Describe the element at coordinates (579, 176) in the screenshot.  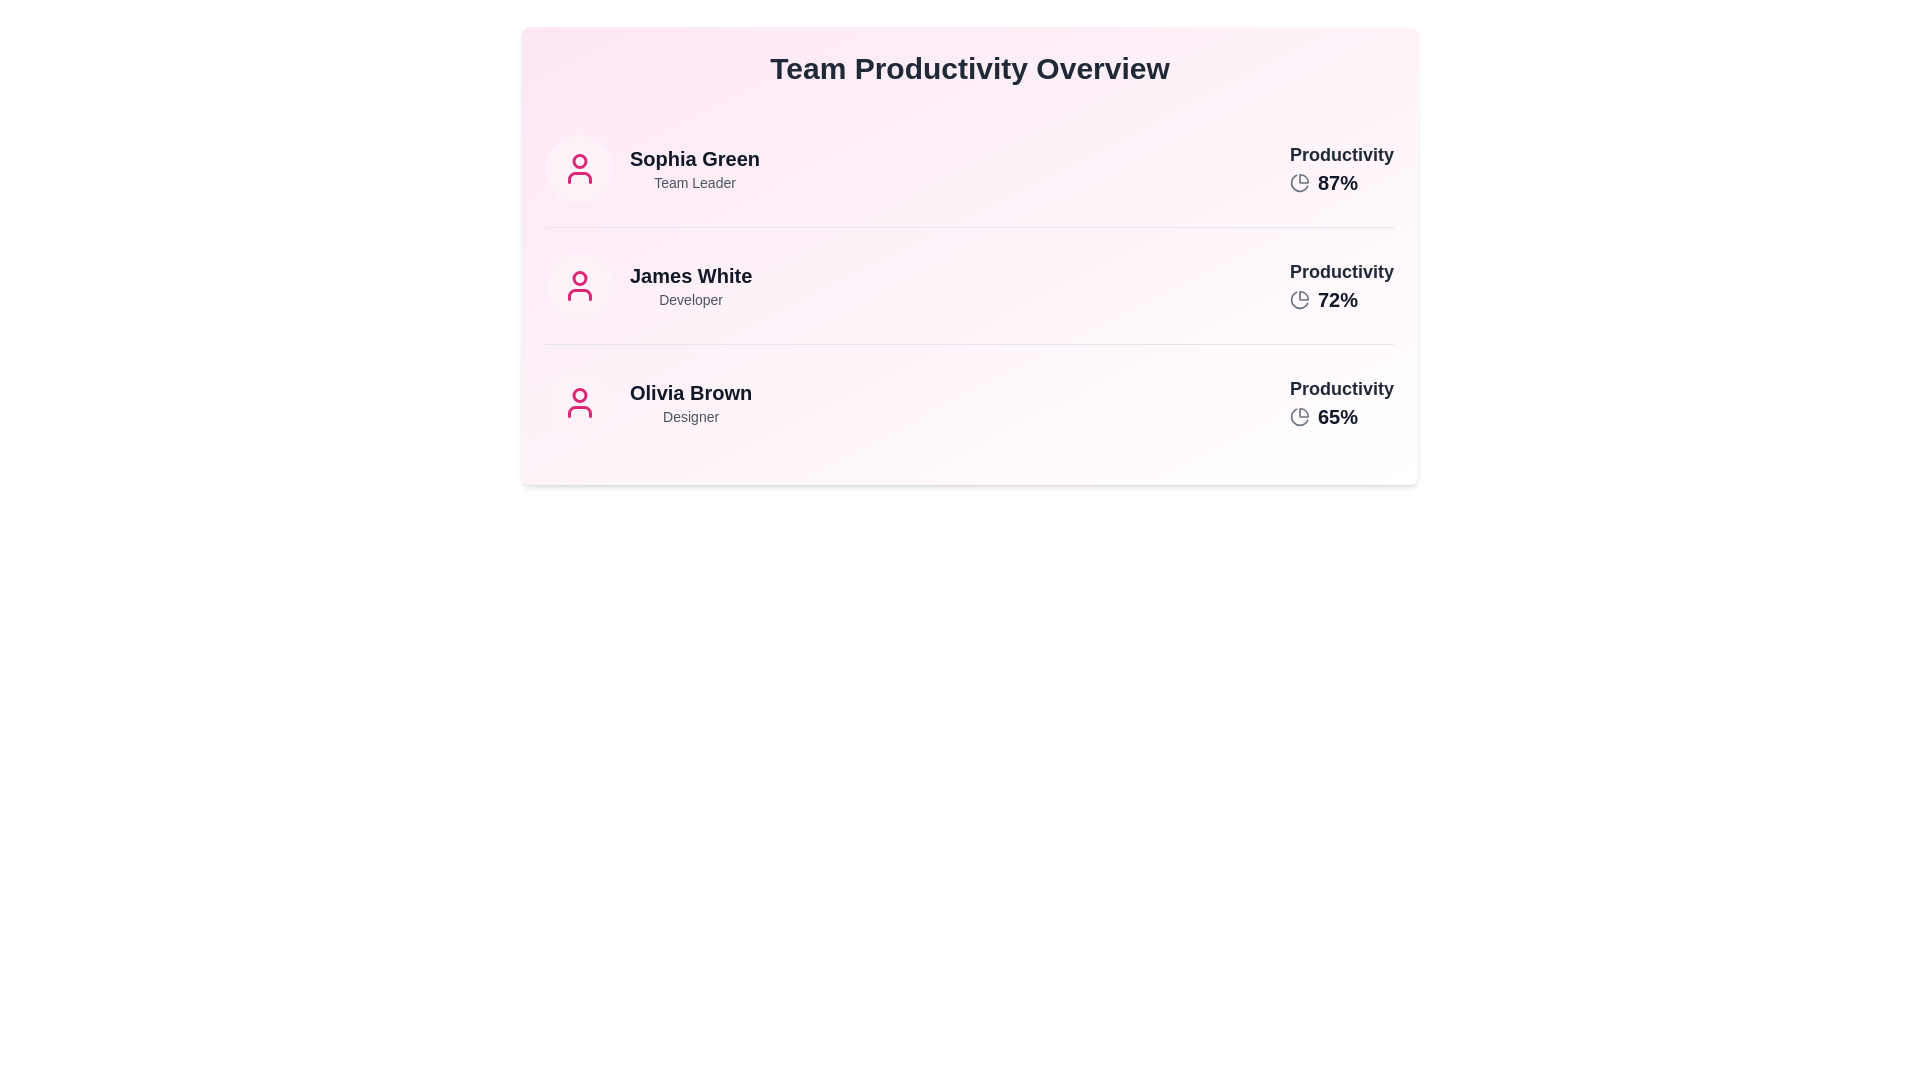
I see `the user profile icon located to the left of 'Sophia Green', who is identified as 'Team Leader'` at that location.